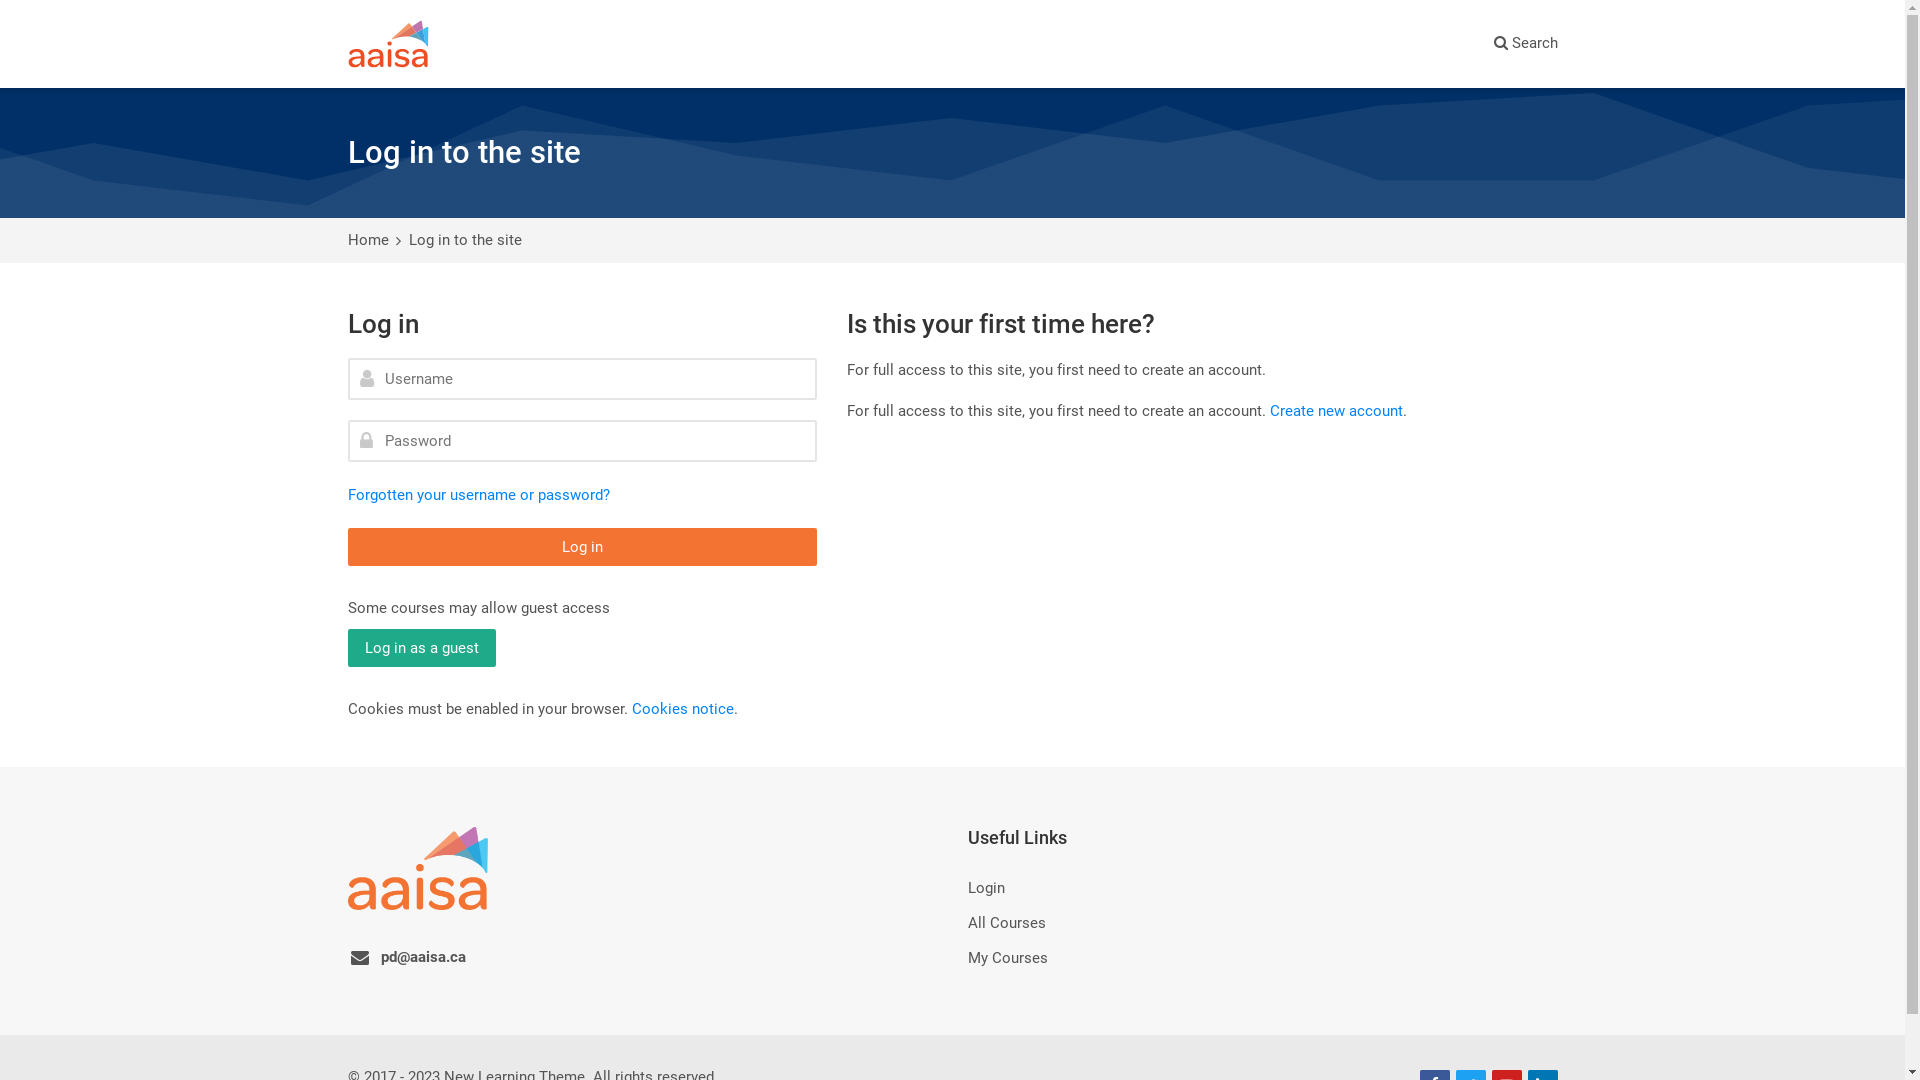 Image resolution: width=1920 pixels, height=1080 pixels. I want to click on 'Login', so click(986, 886).